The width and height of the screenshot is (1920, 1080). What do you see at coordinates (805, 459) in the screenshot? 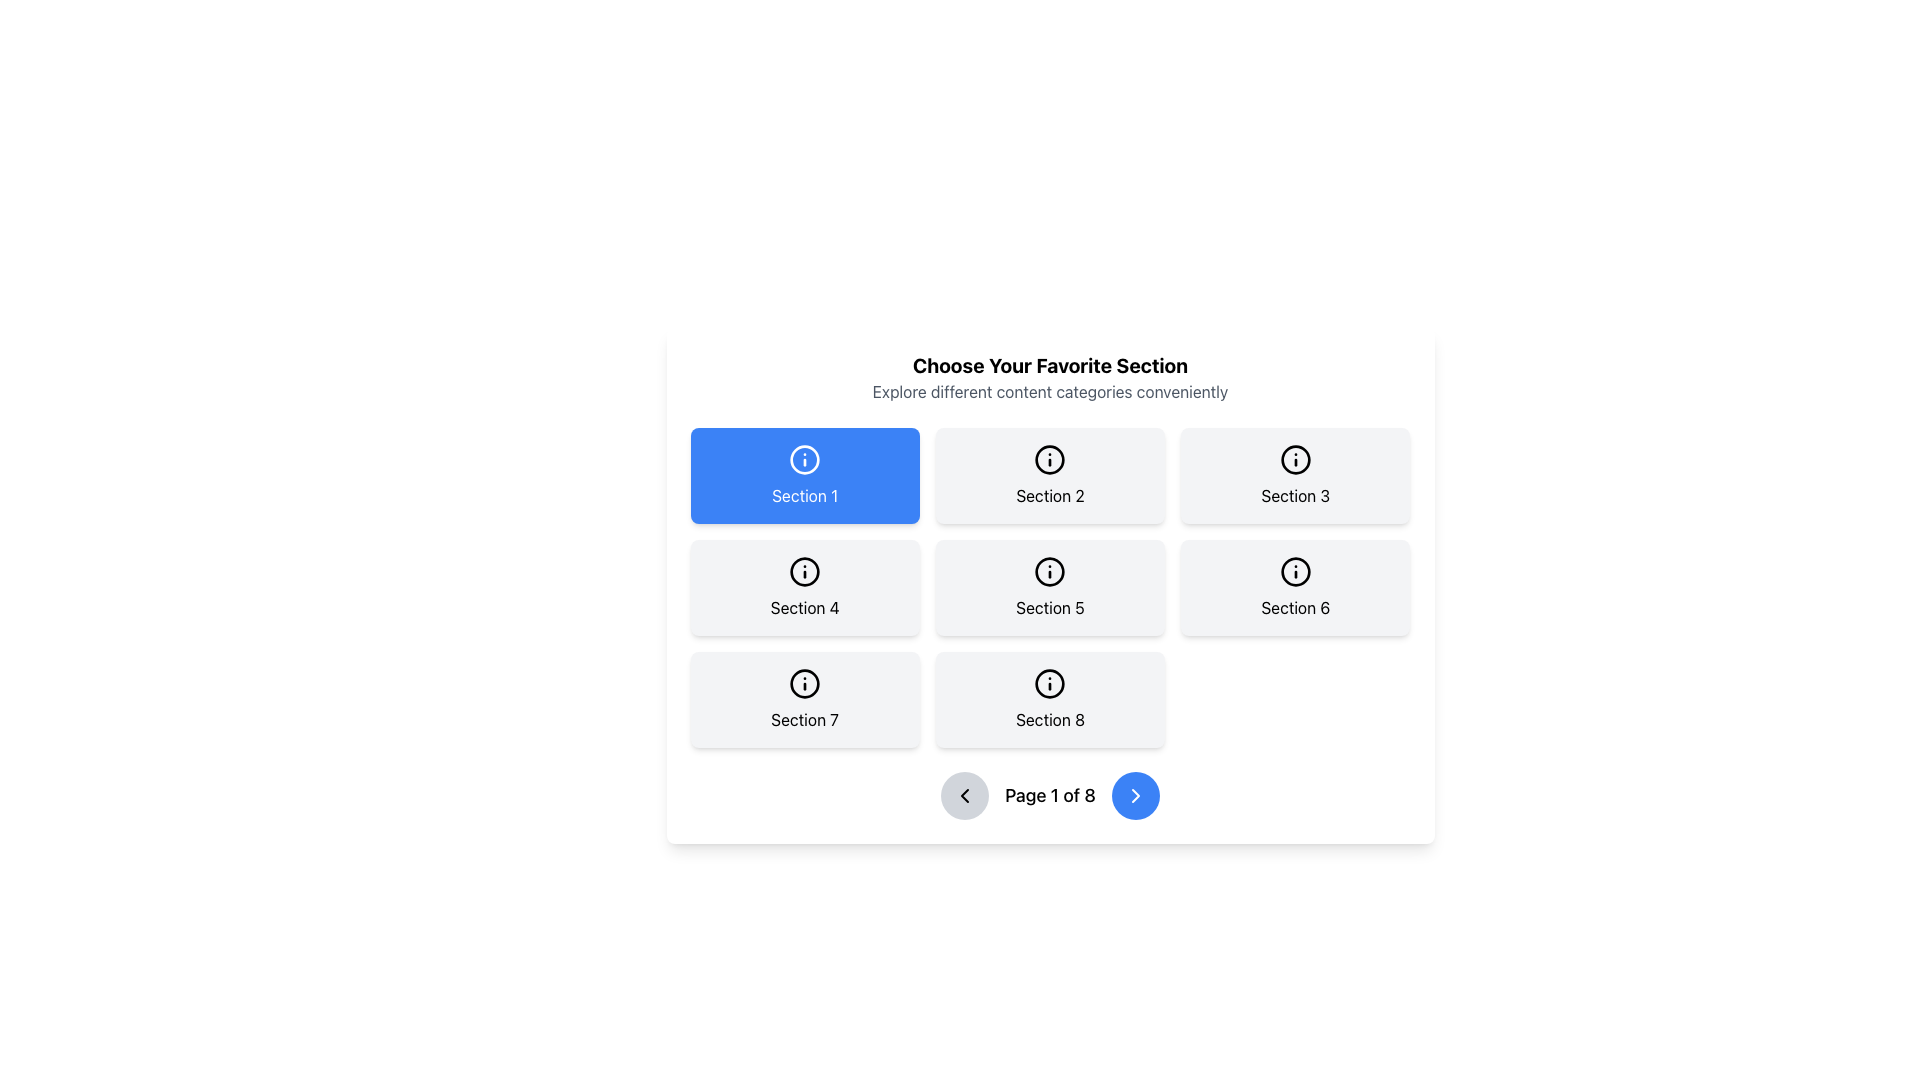
I see `the circular information icon with an 'i' symbol, which is located at the center of the 'Section 1' button in the first row of a 3x3 grid layout` at bounding box center [805, 459].